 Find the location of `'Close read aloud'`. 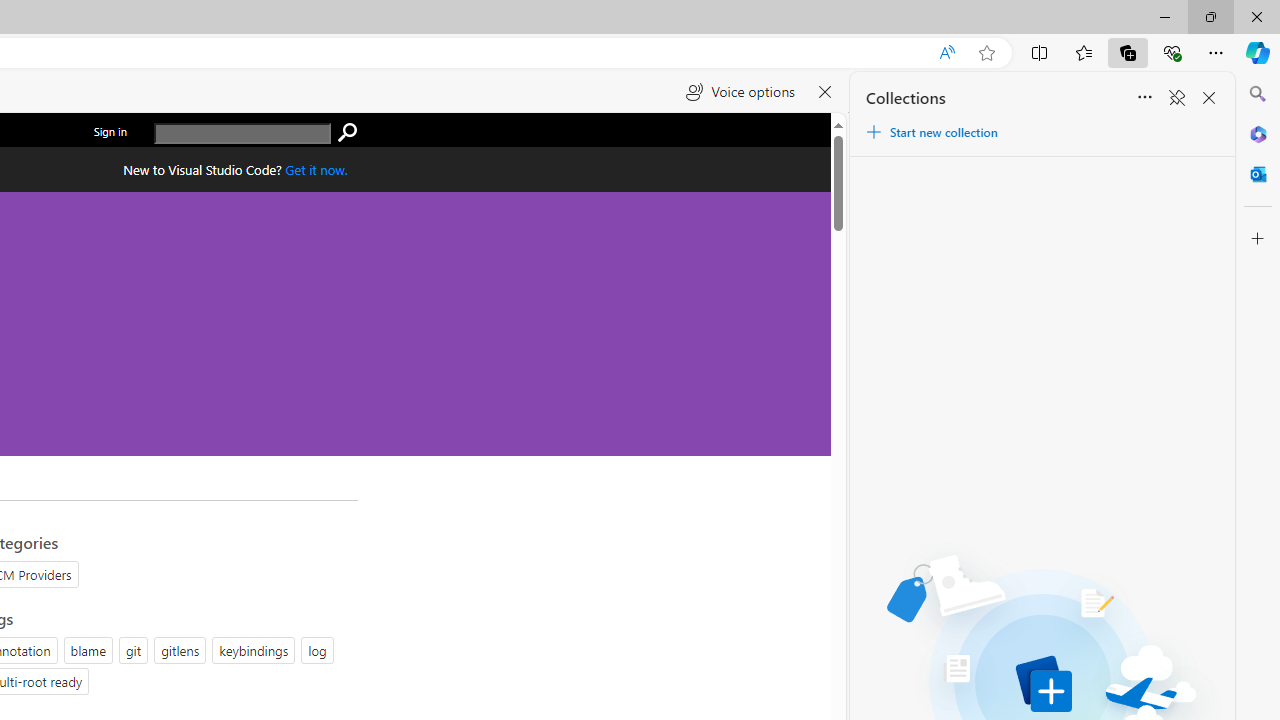

'Close read aloud' is located at coordinates (825, 92).